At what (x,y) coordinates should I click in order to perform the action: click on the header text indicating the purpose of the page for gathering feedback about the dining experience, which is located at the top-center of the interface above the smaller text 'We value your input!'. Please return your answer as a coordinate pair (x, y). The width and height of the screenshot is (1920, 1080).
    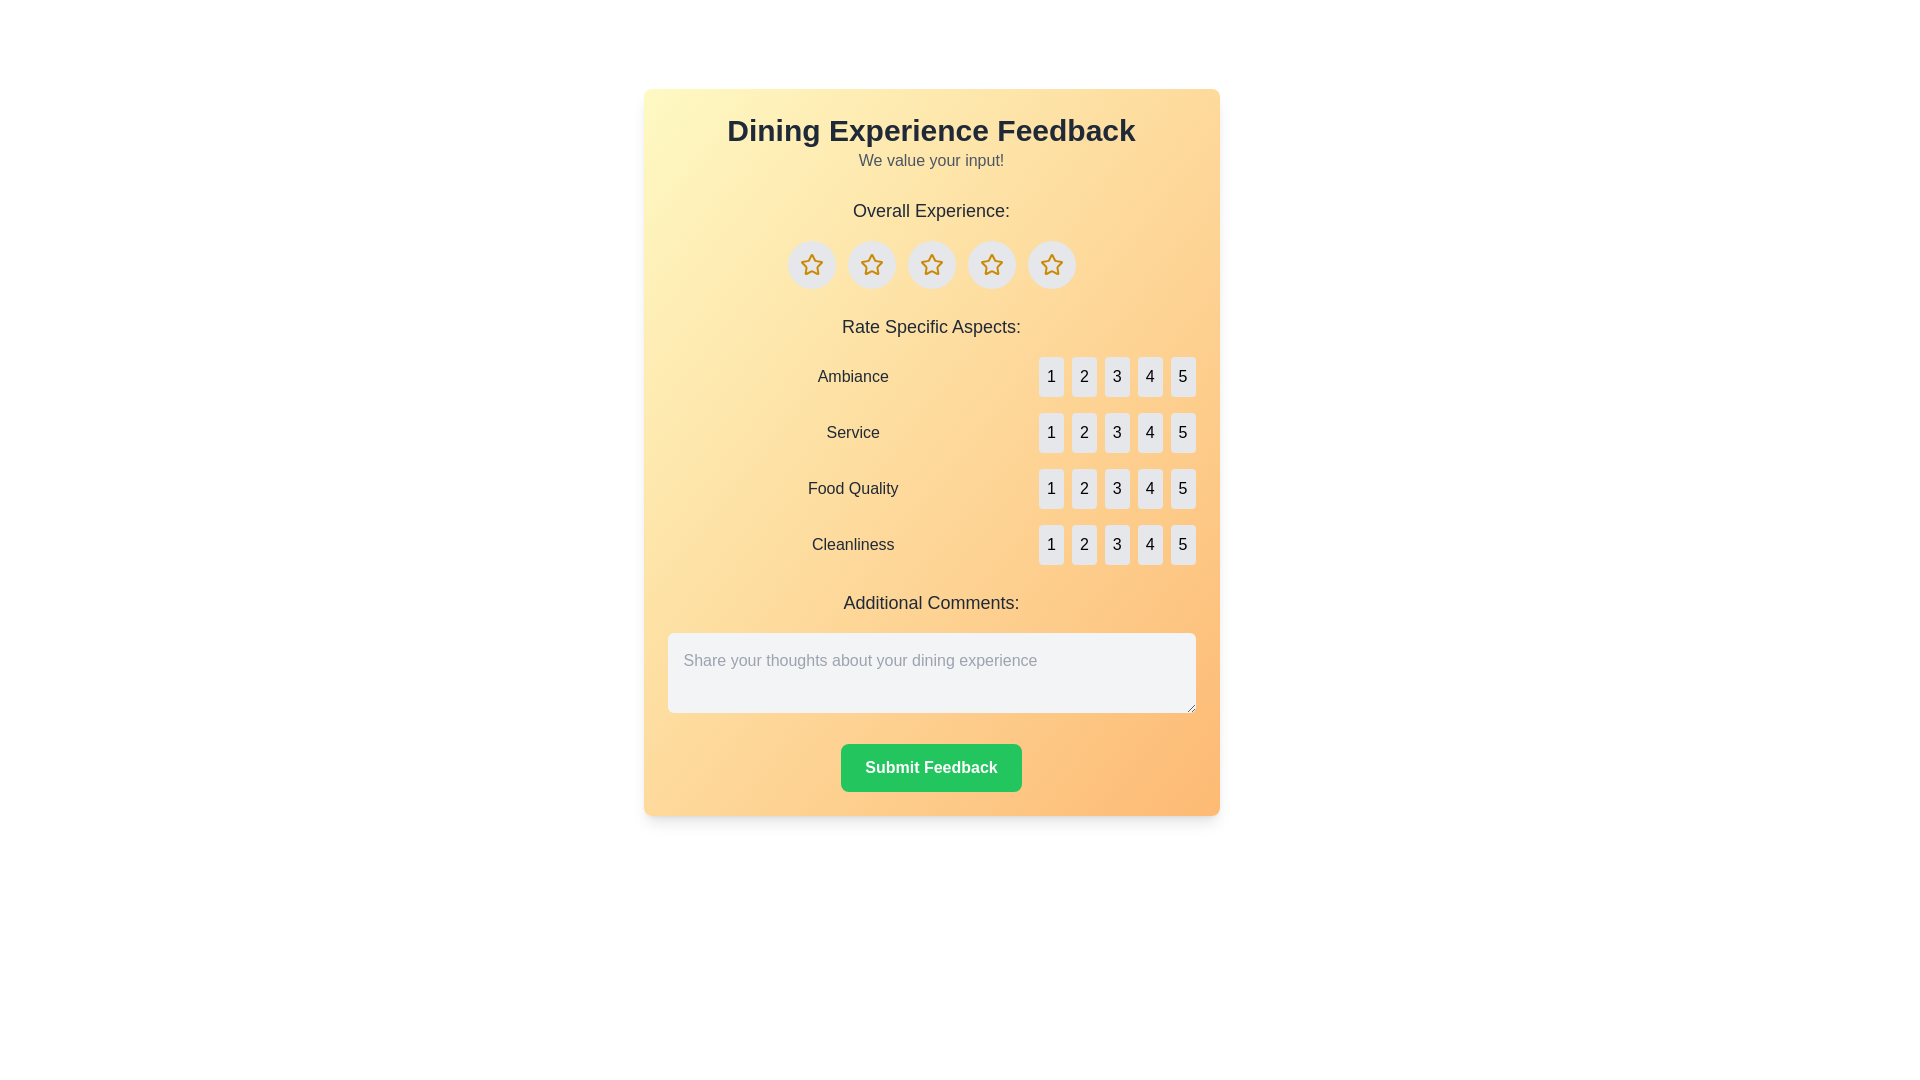
    Looking at the image, I should click on (930, 131).